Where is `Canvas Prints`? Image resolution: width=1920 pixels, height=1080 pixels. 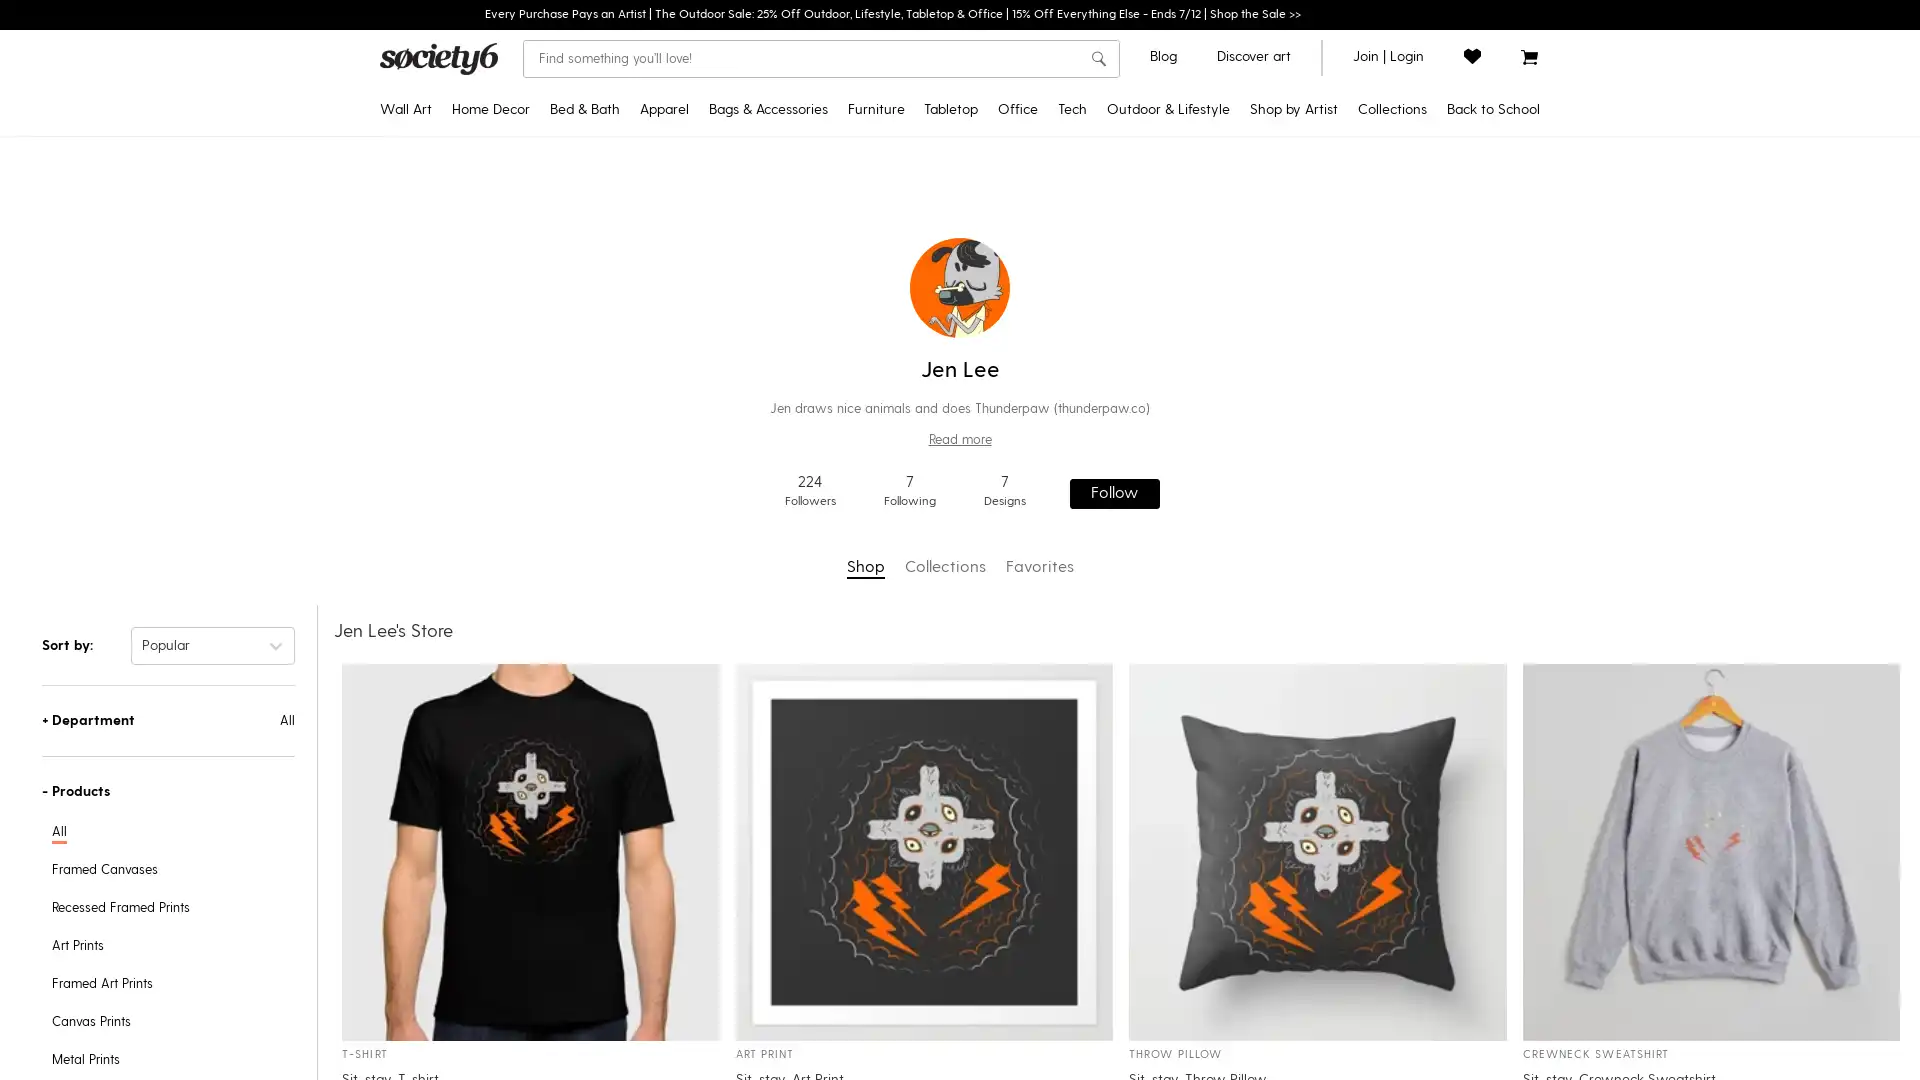
Canvas Prints is located at coordinates (470, 256).